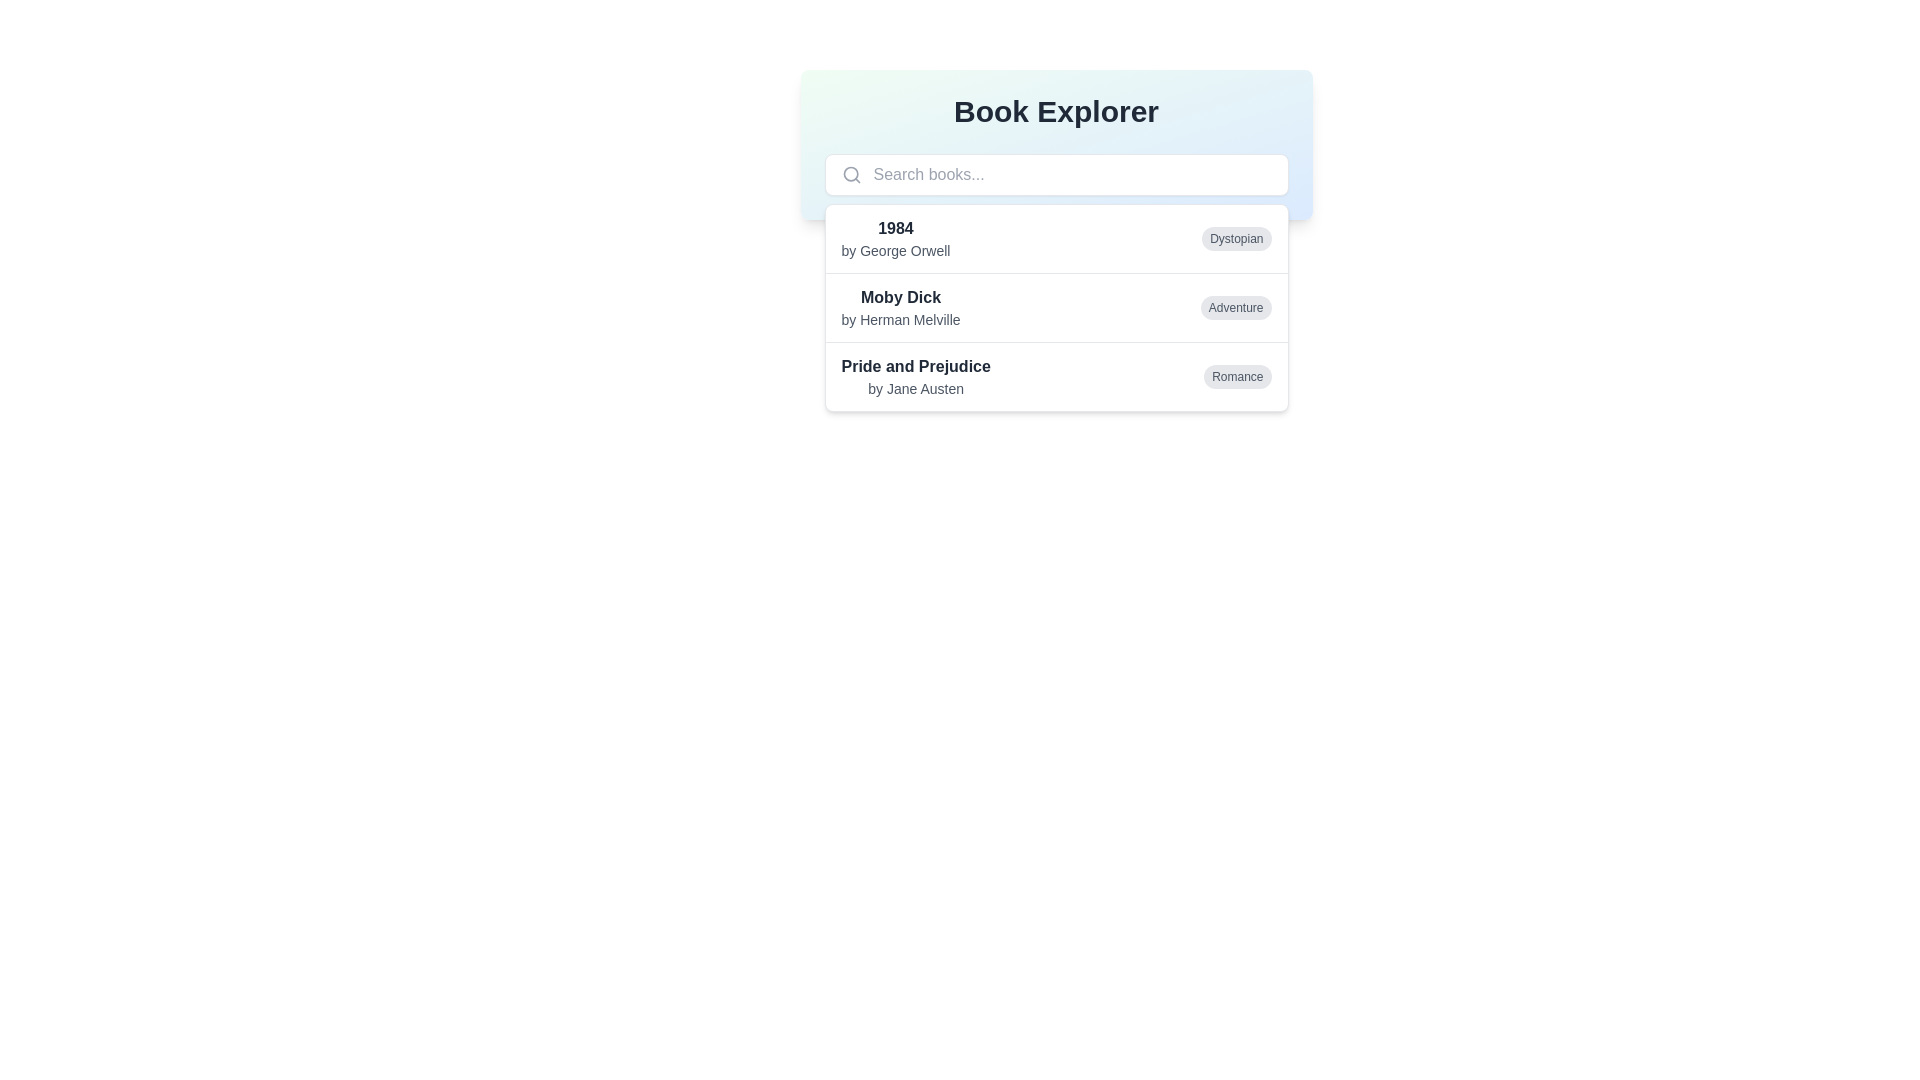 The image size is (1920, 1080). I want to click on the list item titled 'Pride and Prejudice', so click(1055, 377).